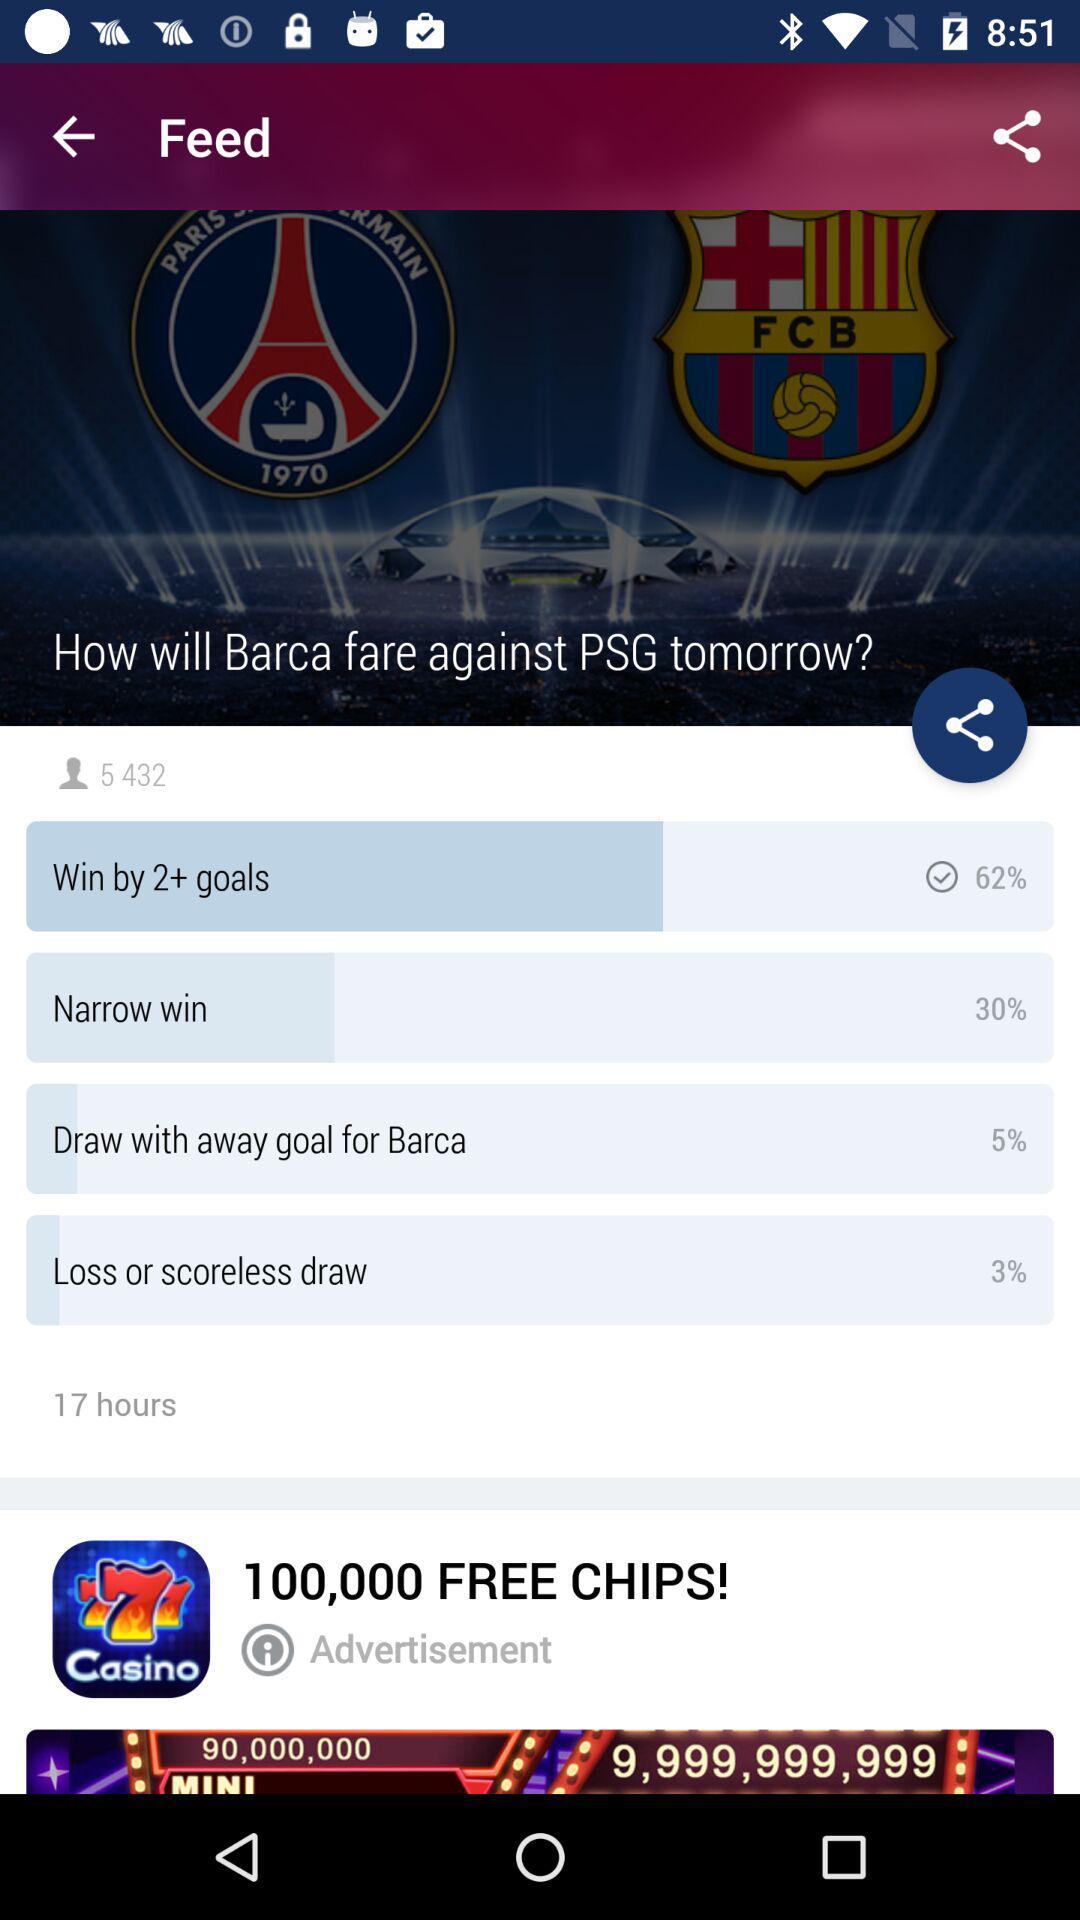  Describe the element at coordinates (266, 1650) in the screenshot. I see `notification of advertisement` at that location.